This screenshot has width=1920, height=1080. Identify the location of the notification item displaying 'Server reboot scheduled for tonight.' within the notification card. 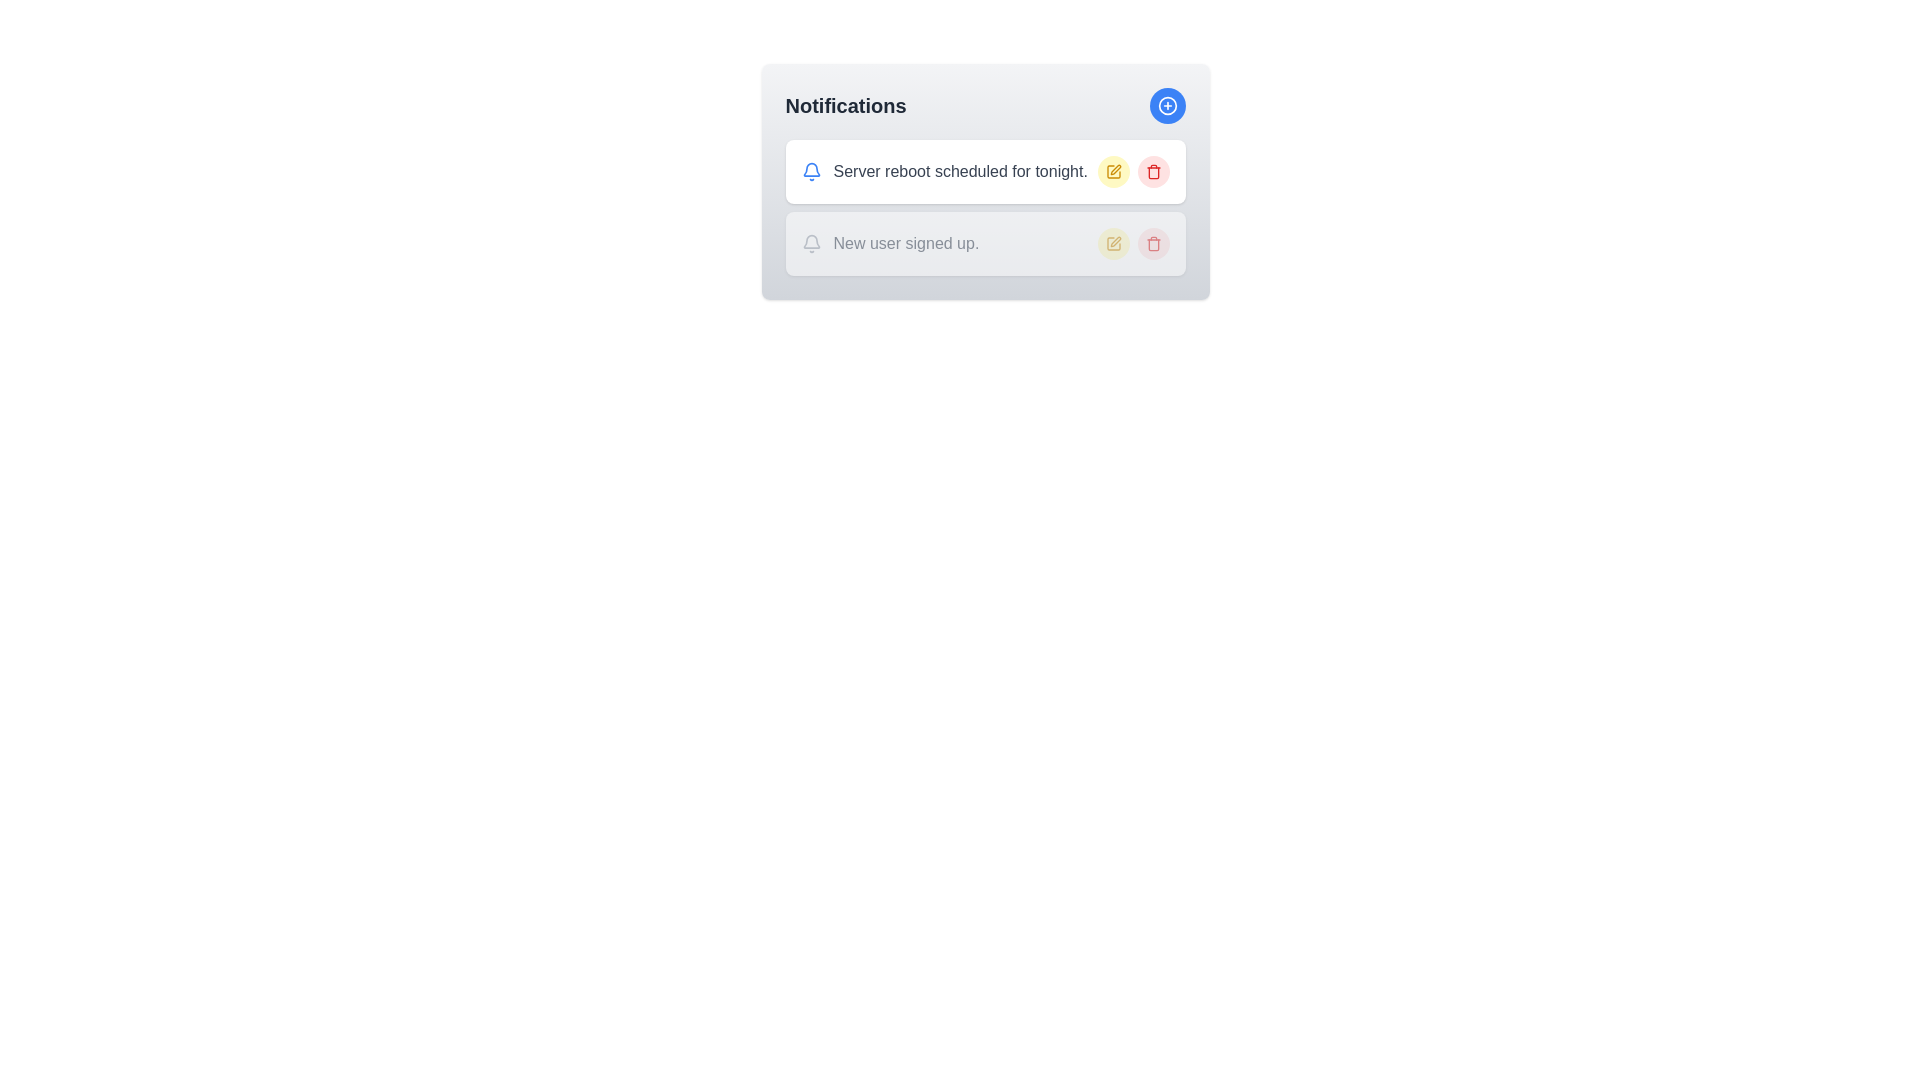
(985, 181).